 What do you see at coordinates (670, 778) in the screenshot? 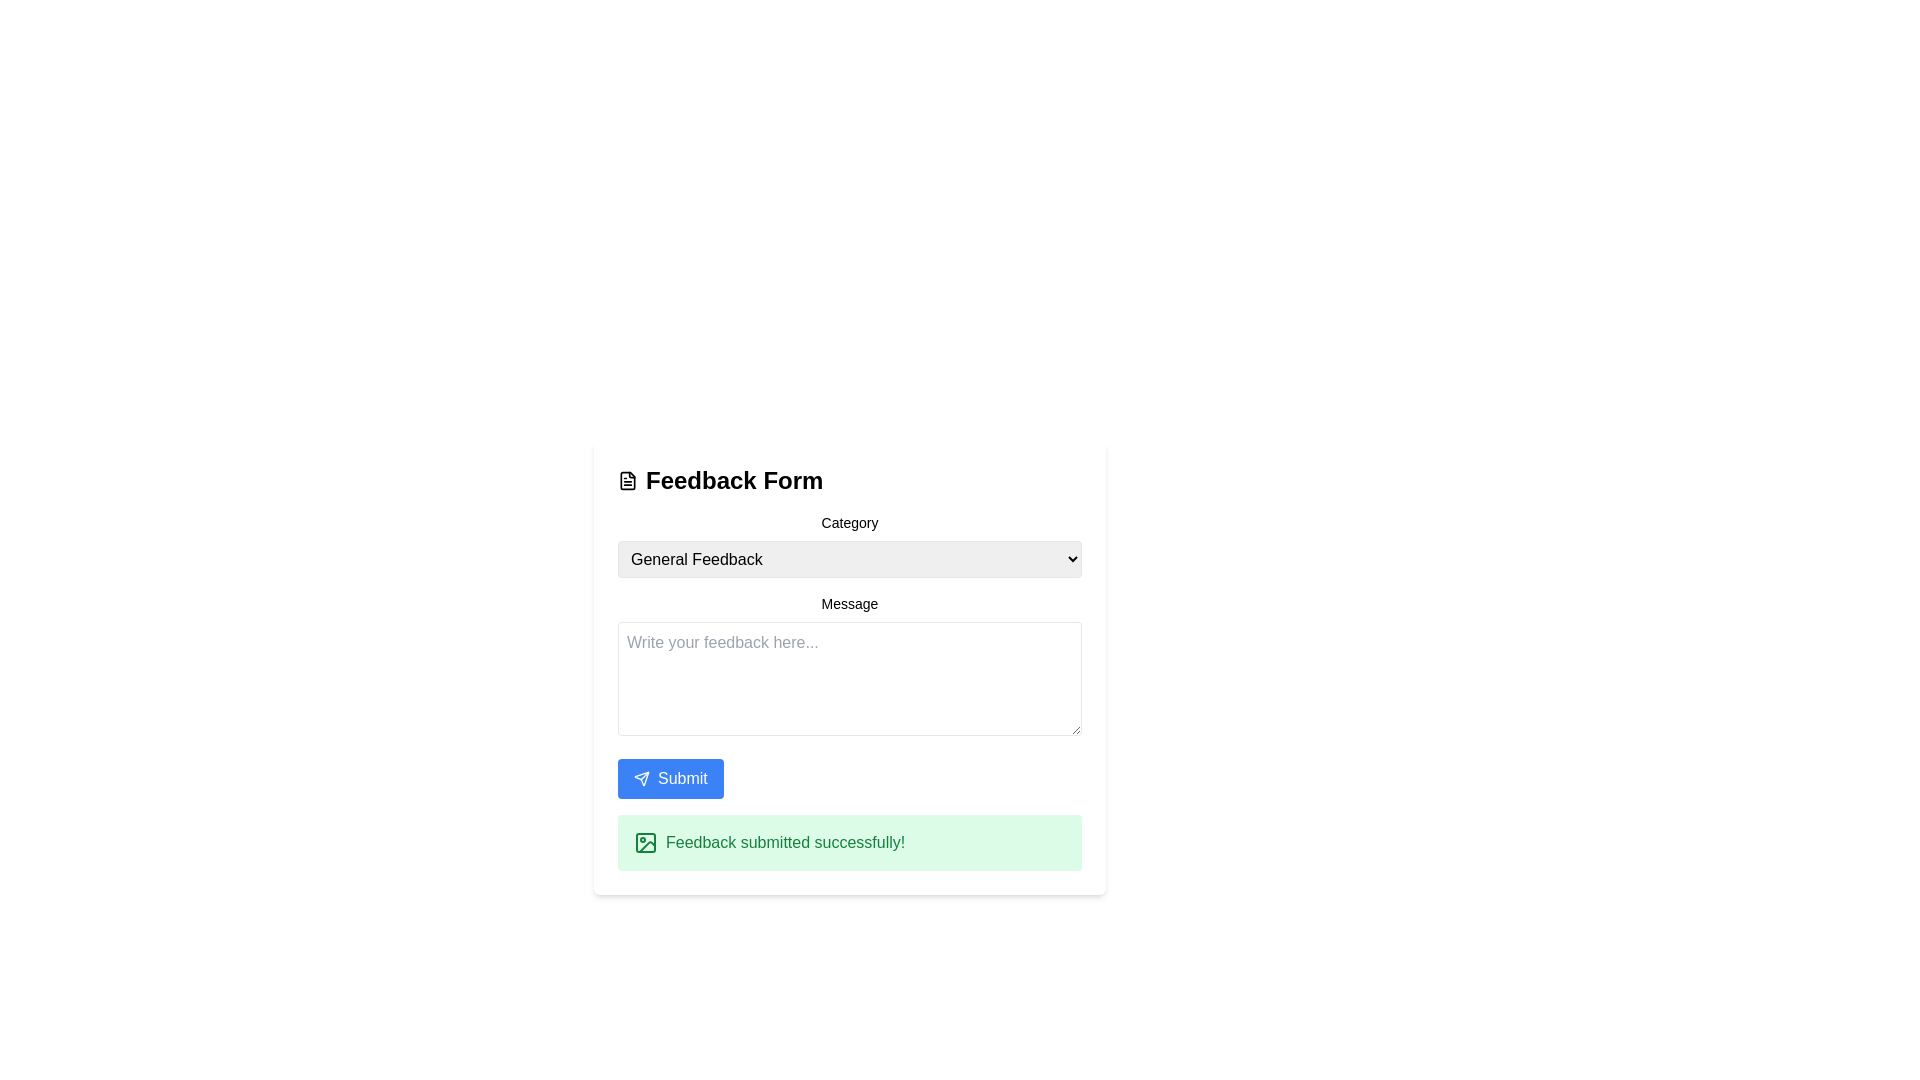
I see `the submit button located at the bottom of the feedback form, just below the 'Message' text area` at bounding box center [670, 778].